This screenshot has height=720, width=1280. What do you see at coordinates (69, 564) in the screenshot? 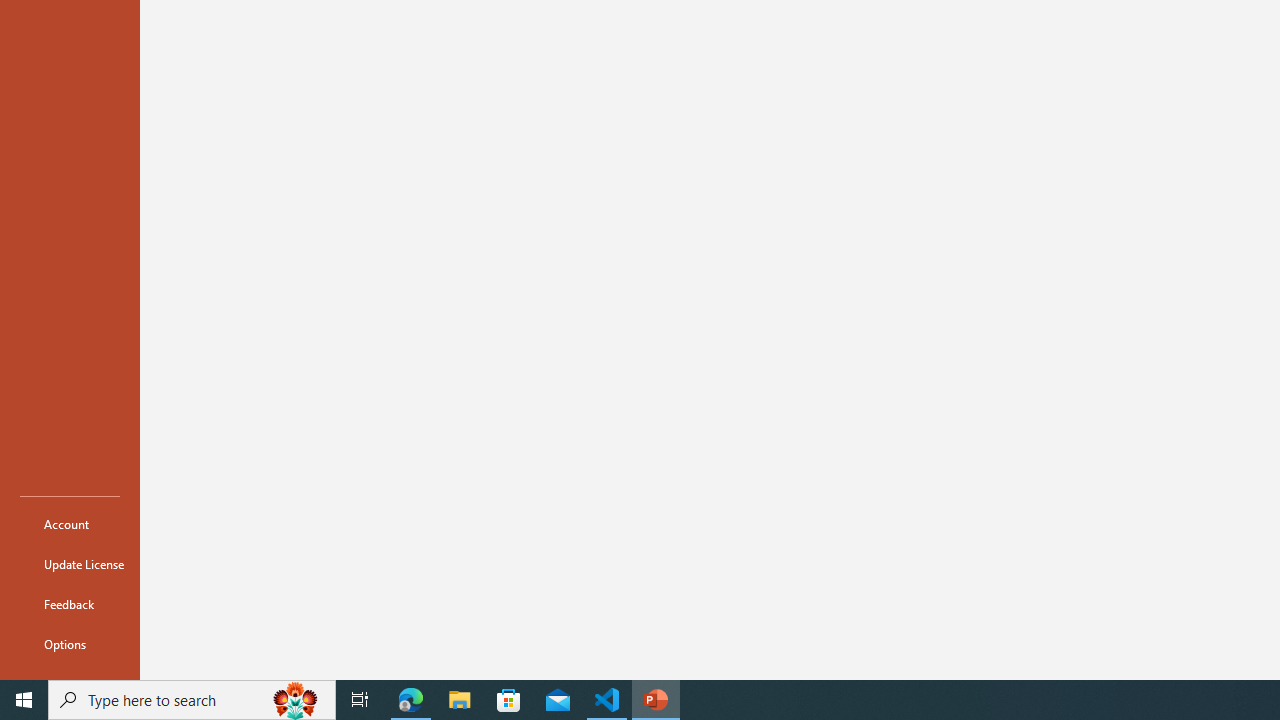
I see `'Update License'` at bounding box center [69, 564].